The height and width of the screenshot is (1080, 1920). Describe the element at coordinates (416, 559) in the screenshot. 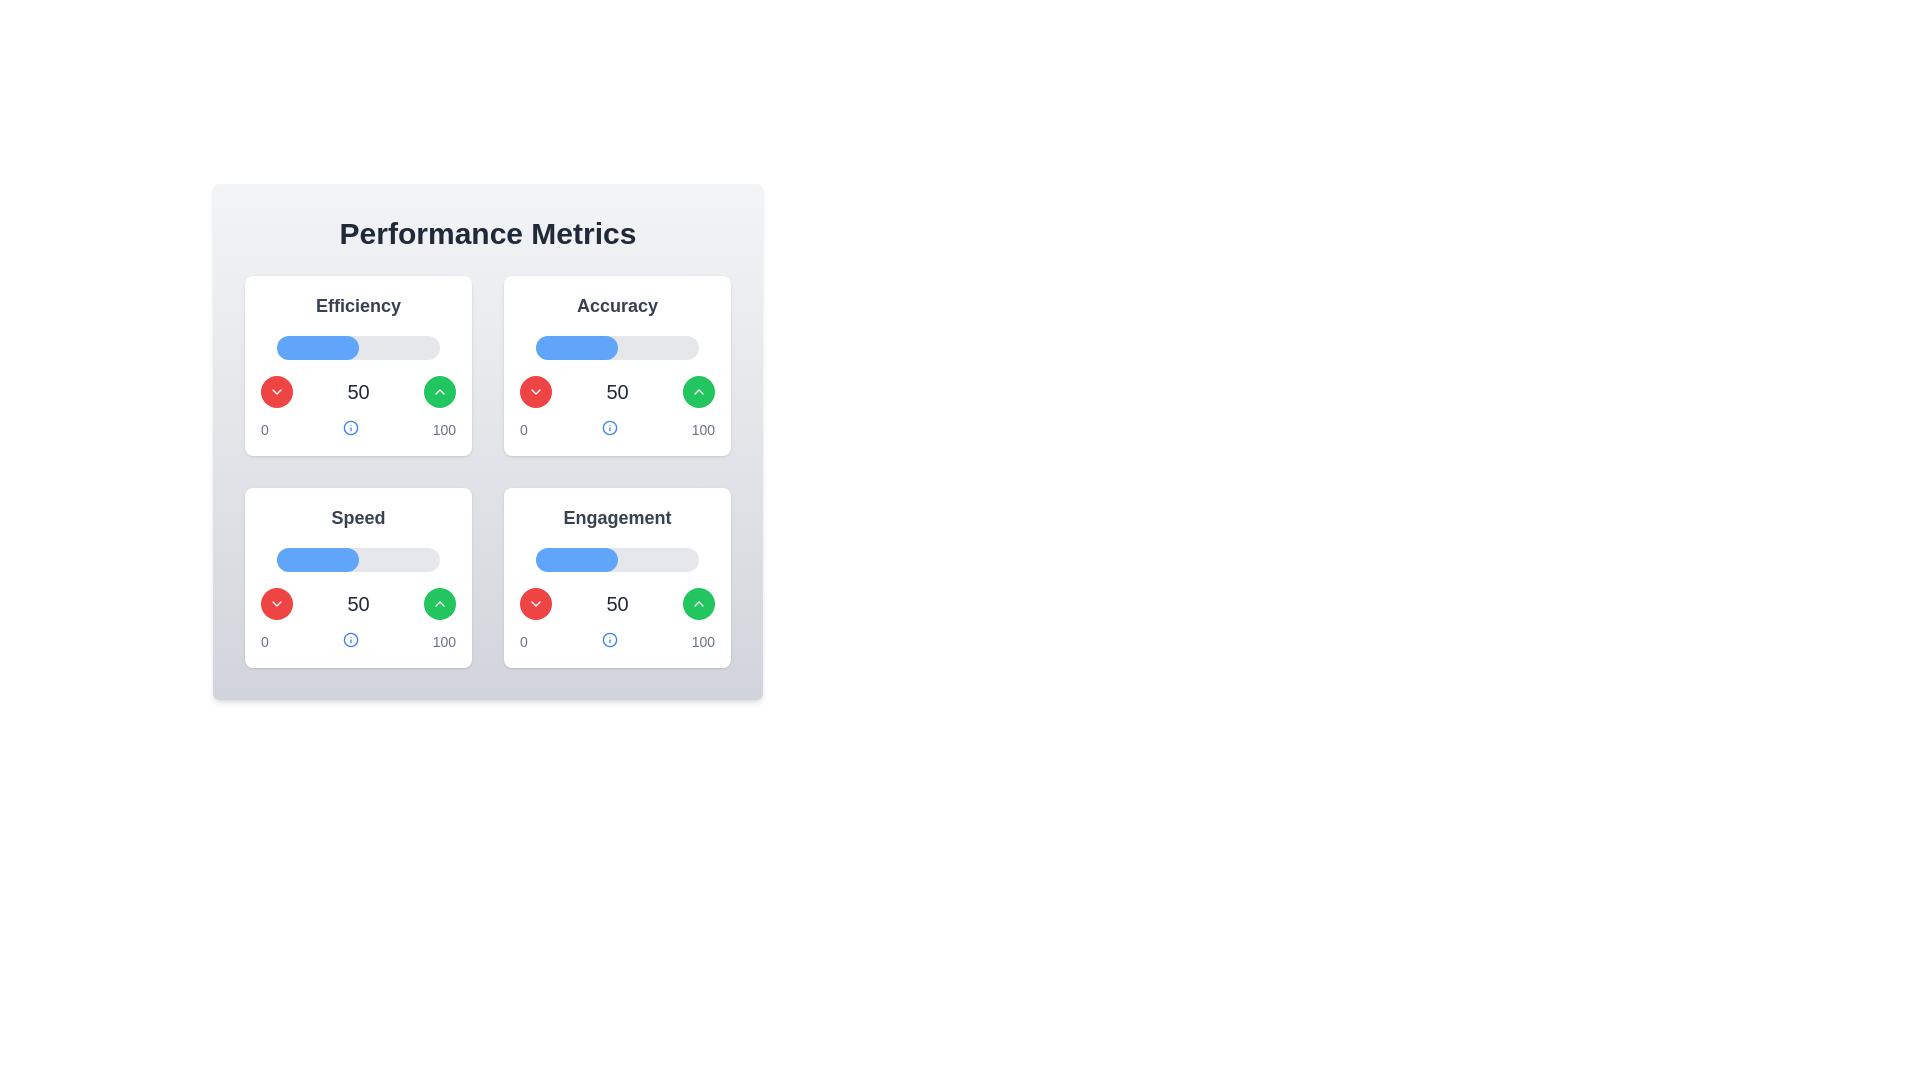

I see `the progress bar or slider` at that location.